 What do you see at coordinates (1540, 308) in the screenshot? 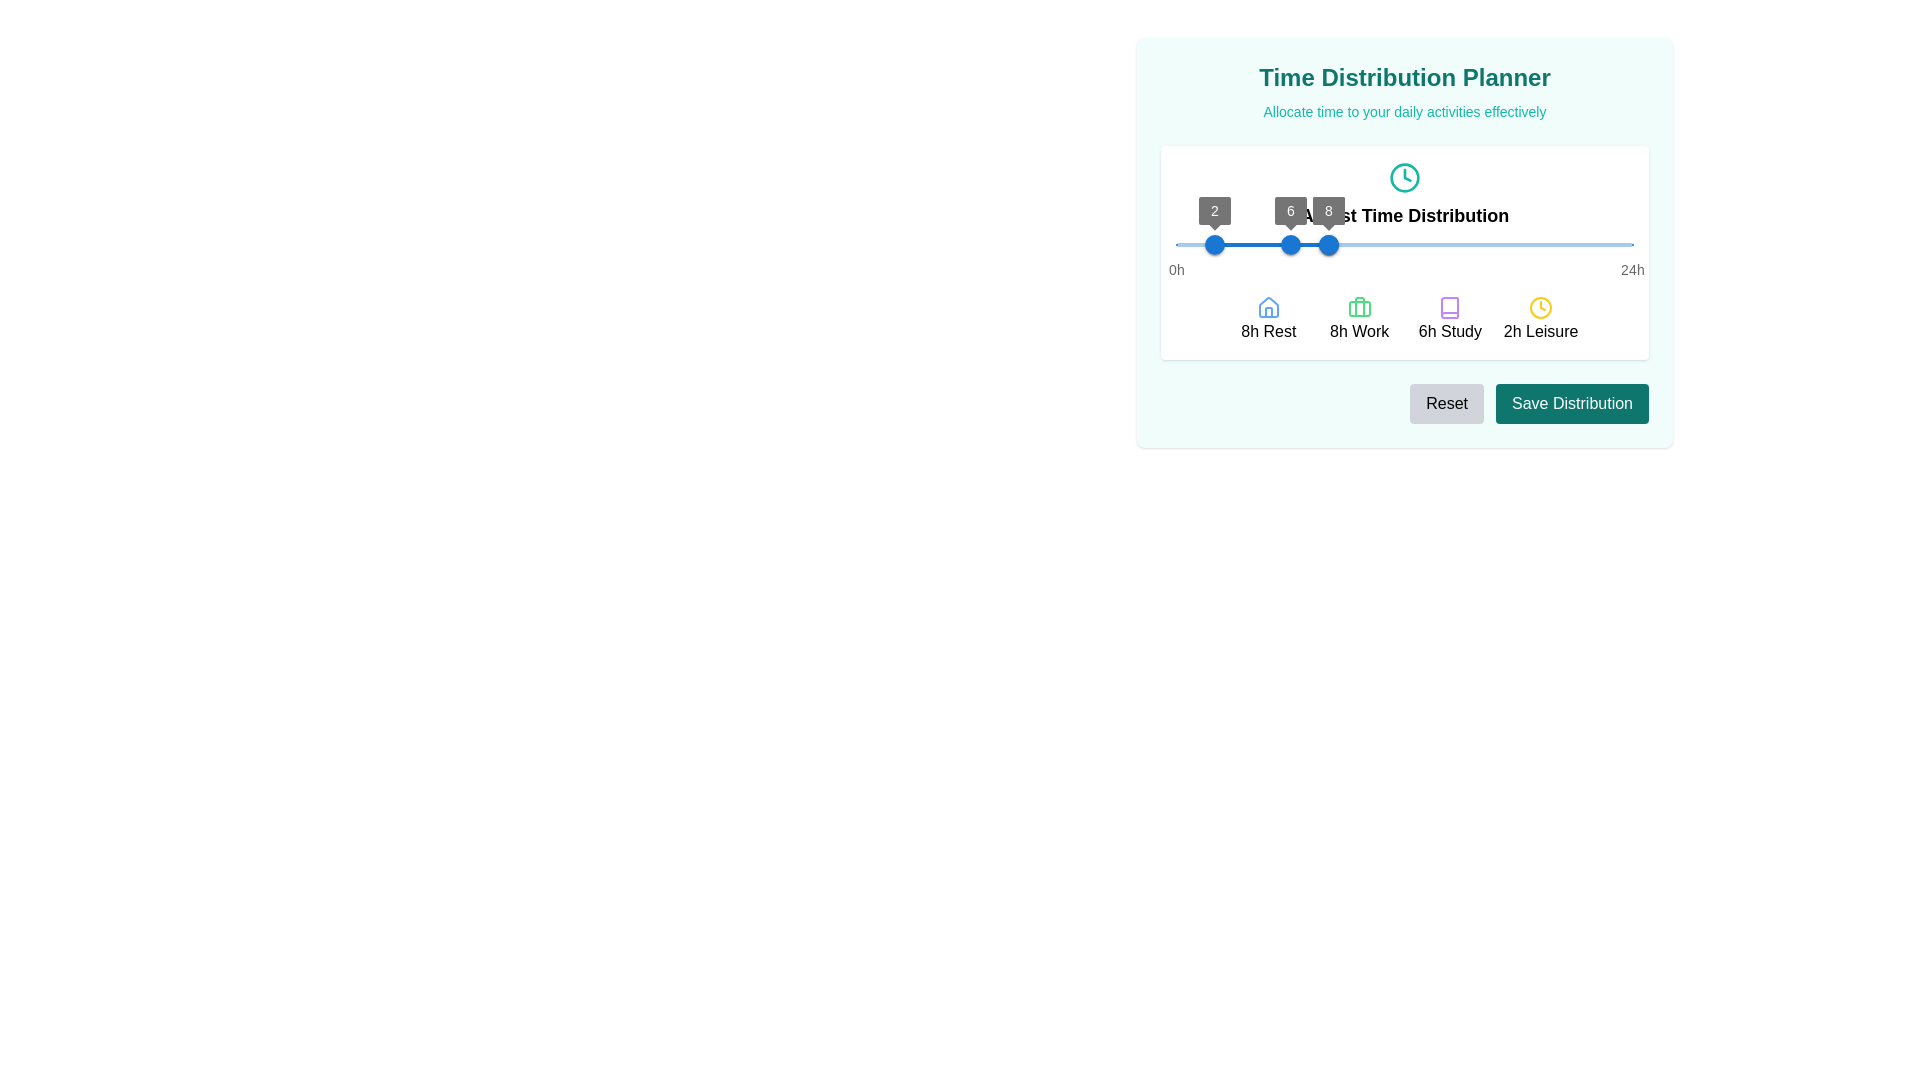
I see `the central circular part of the yellow clock icon located near the heading 'Time Distribution Planner'` at bounding box center [1540, 308].